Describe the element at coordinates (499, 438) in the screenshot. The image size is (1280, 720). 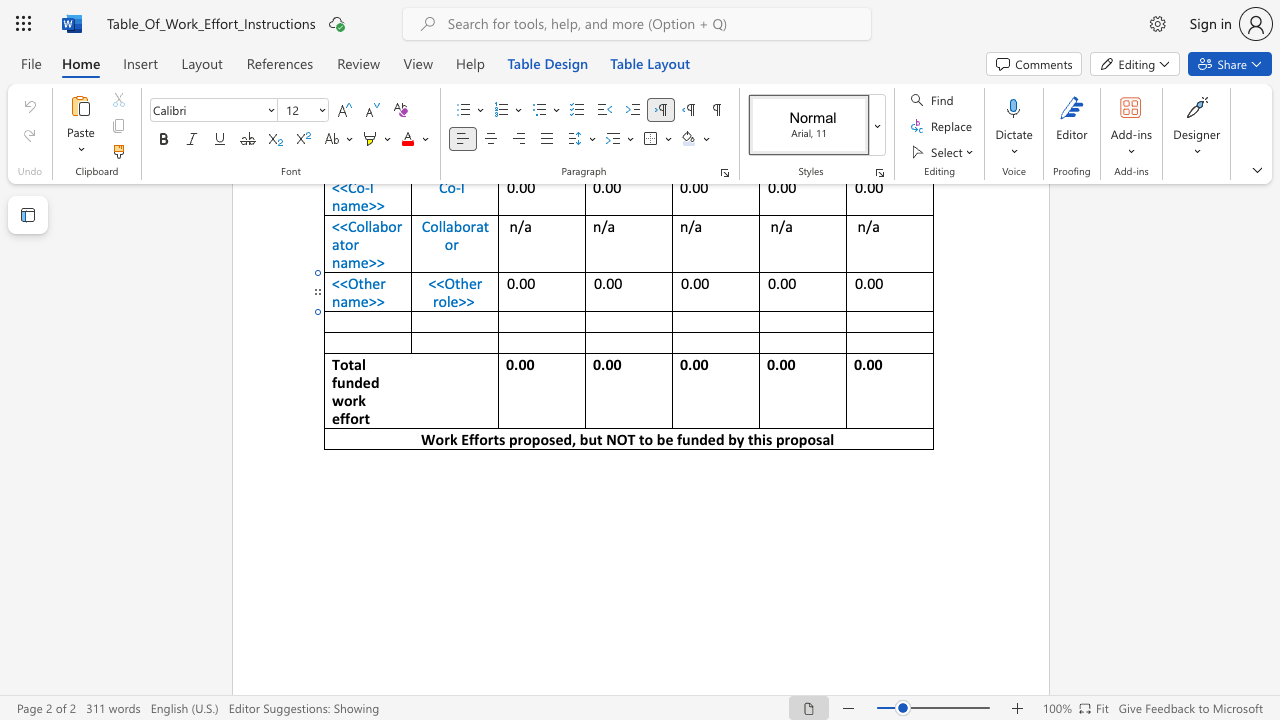
I see `the space between the continuous character "t" and "s" in the text` at that location.